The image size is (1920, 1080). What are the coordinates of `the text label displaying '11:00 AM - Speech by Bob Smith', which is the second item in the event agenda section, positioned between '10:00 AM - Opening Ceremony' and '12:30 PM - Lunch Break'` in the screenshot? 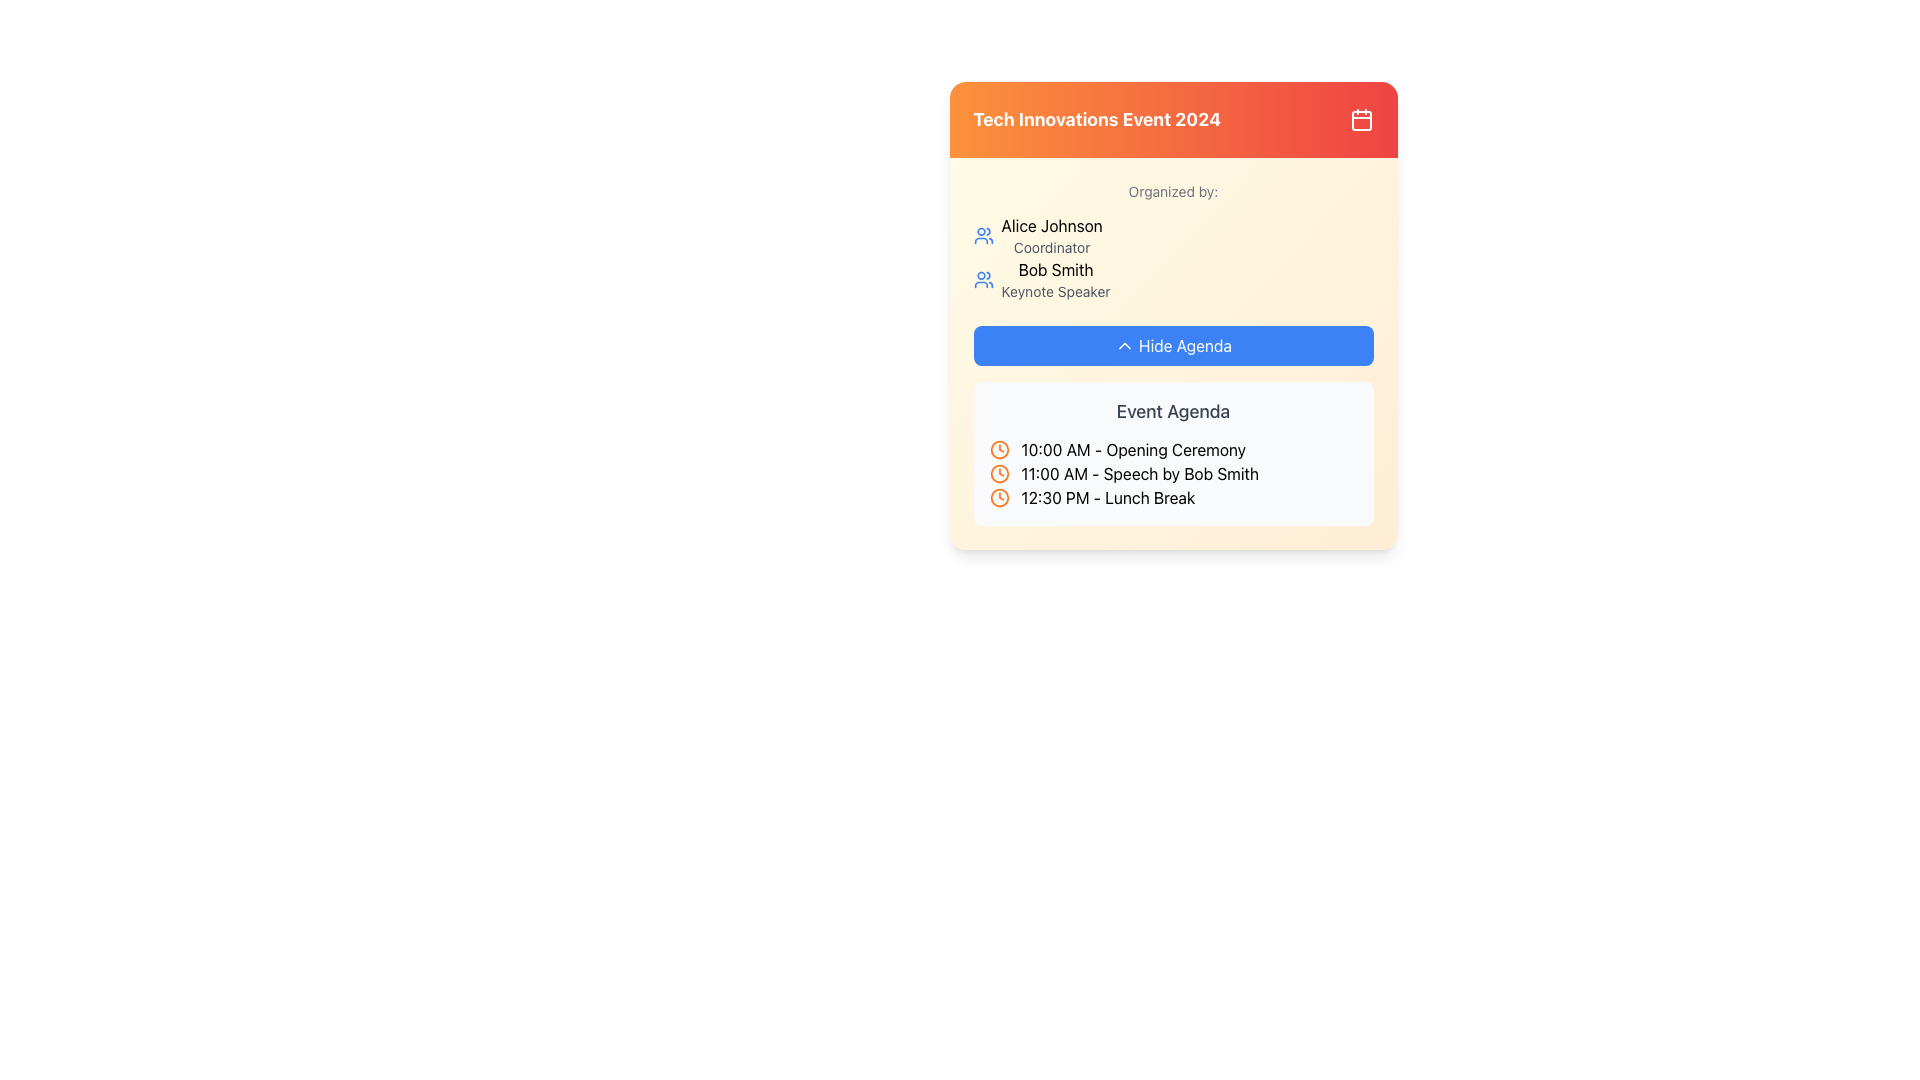 It's located at (1140, 474).